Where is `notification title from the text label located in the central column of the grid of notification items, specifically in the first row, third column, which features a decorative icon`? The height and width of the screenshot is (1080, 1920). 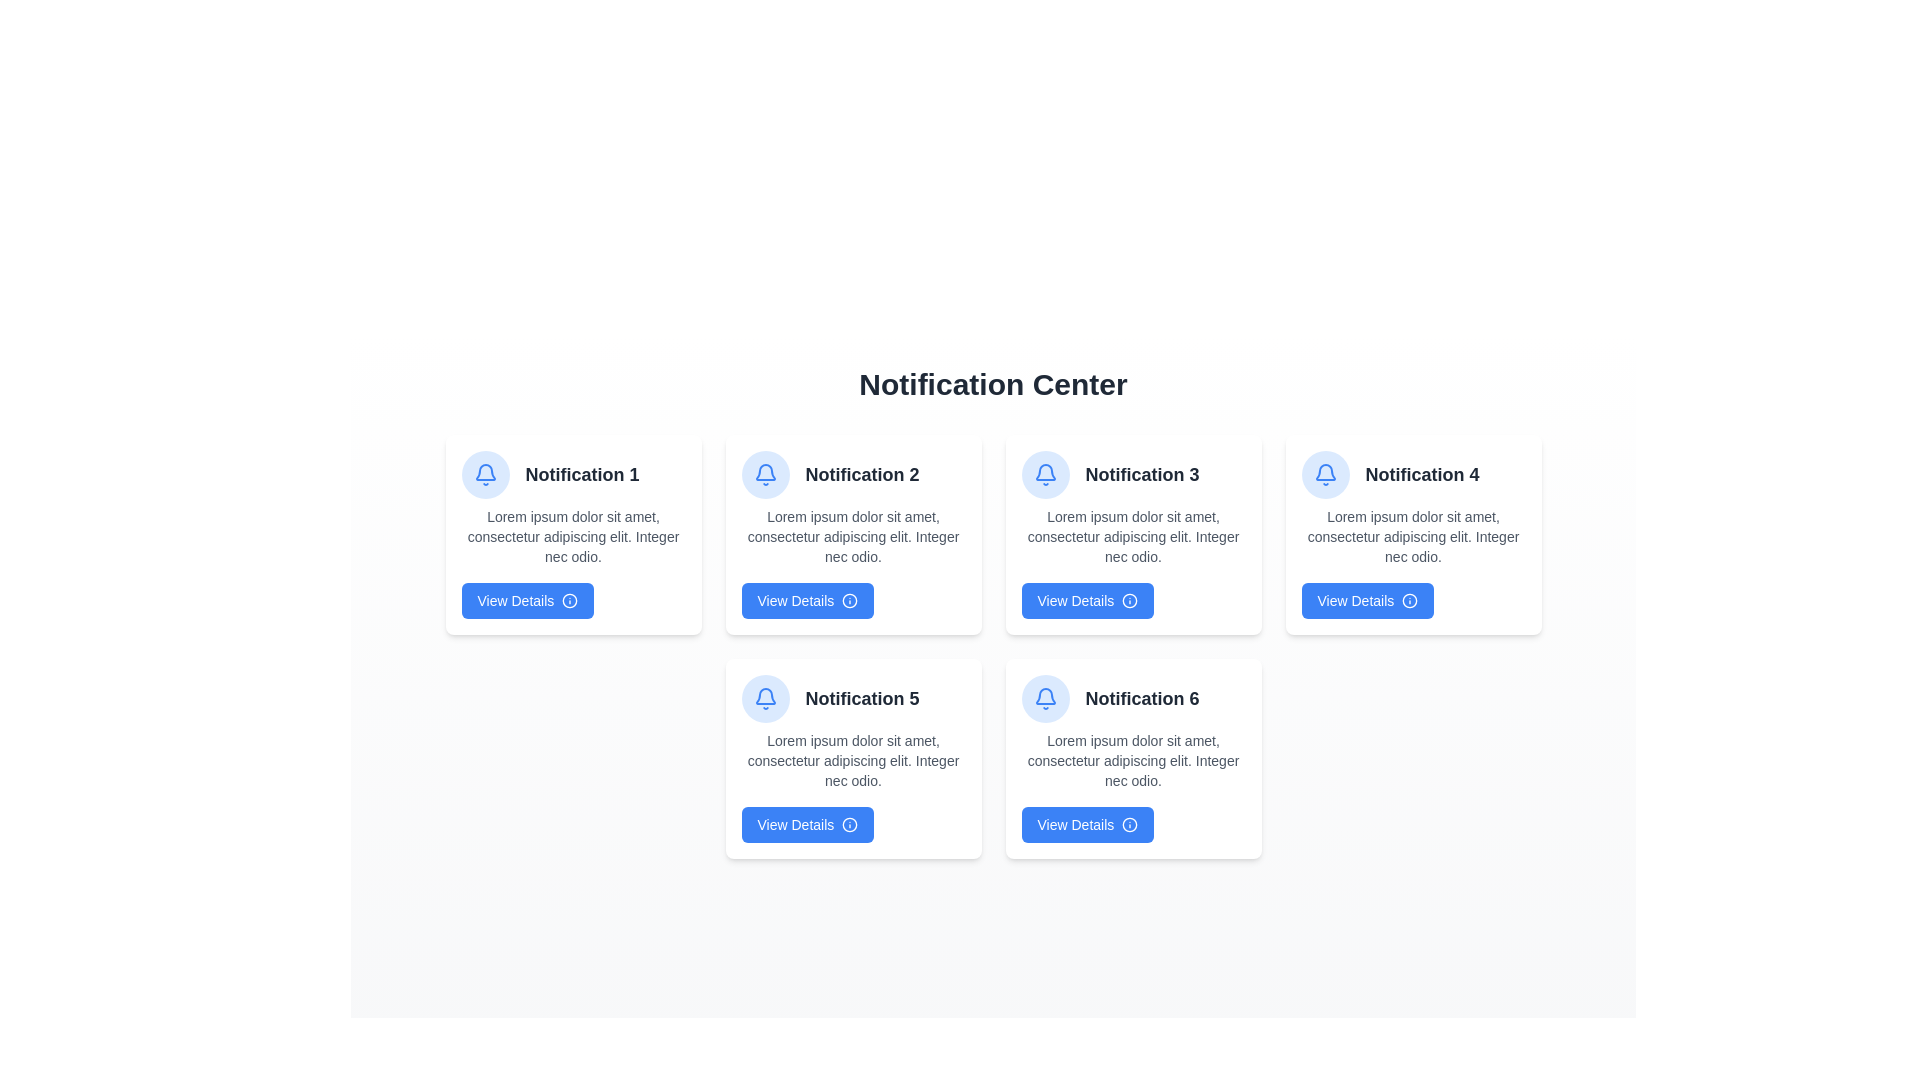
notification title from the text label located in the central column of the grid of notification items, specifically in the first row, third column, which features a decorative icon is located at coordinates (1133, 474).